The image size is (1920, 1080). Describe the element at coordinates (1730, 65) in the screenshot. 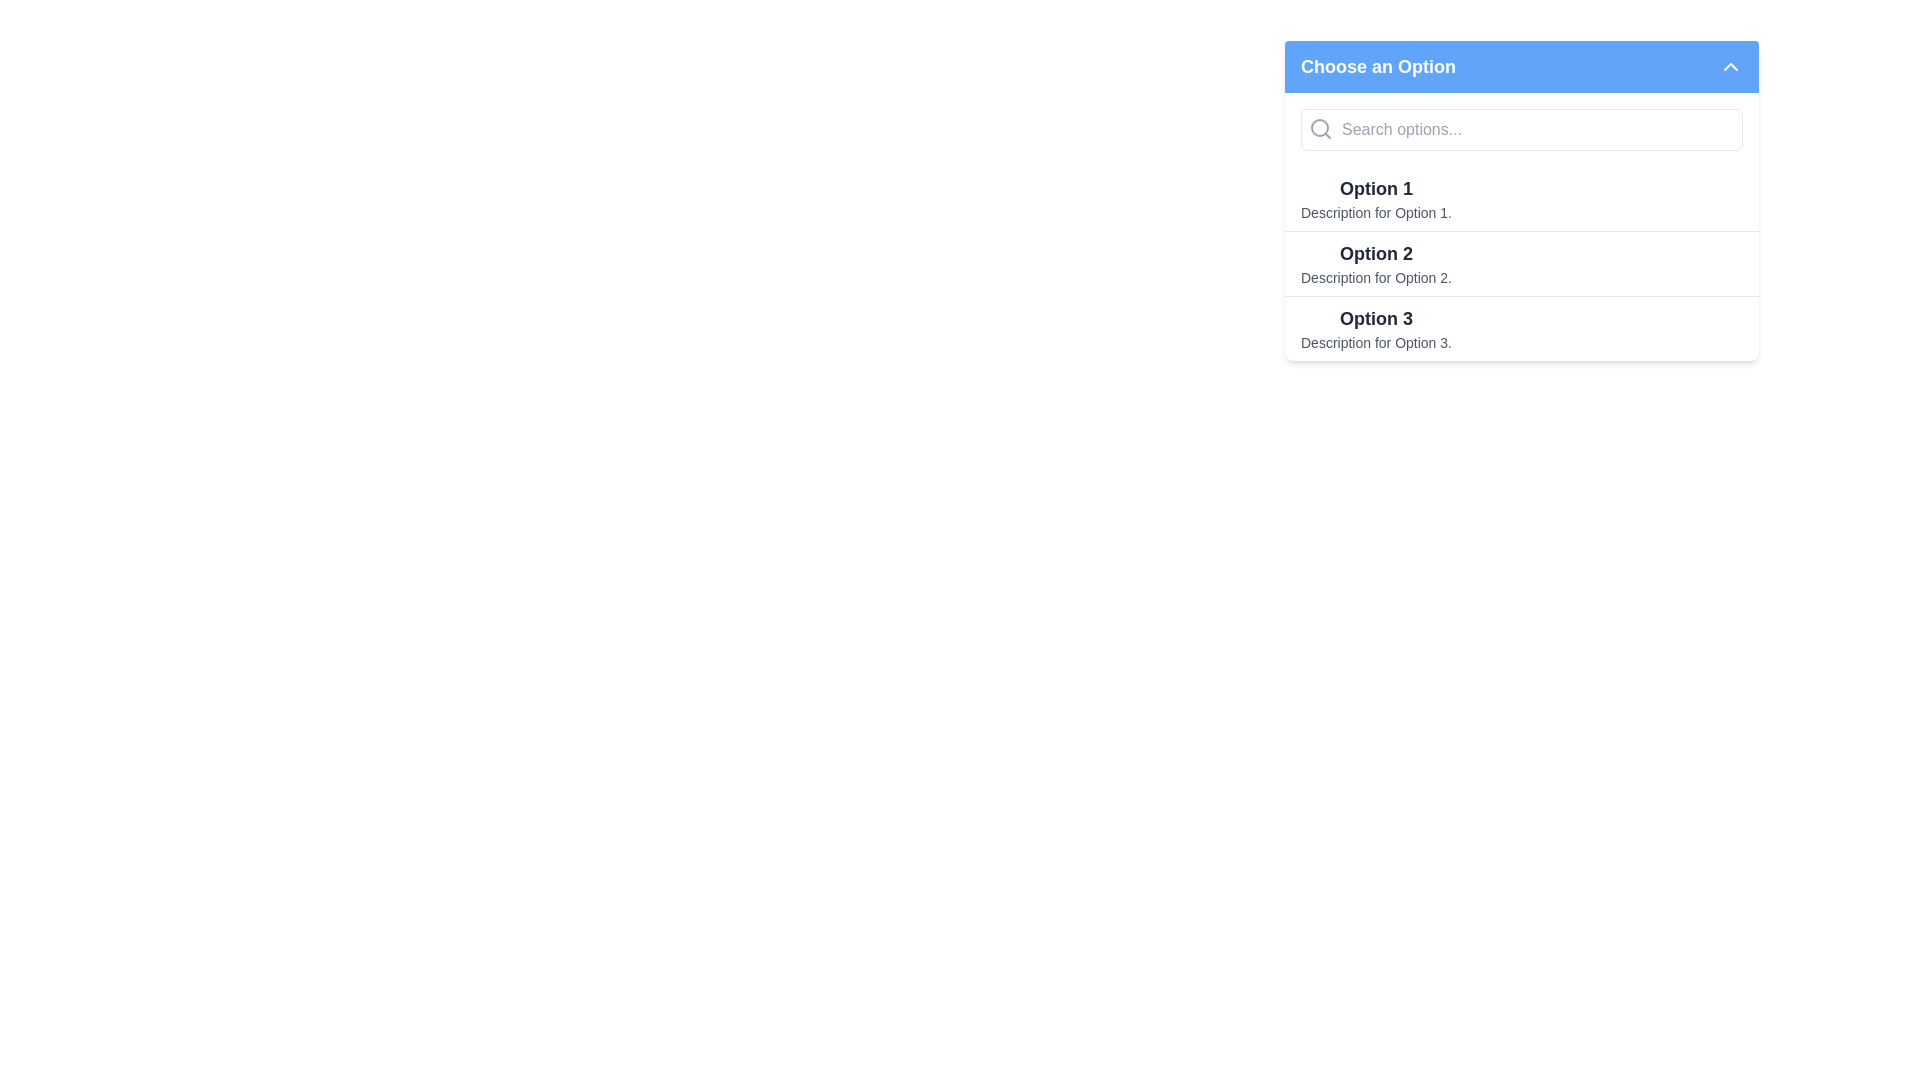

I see `the chevron icon in the top-right corner of the dropdown menu` at that location.